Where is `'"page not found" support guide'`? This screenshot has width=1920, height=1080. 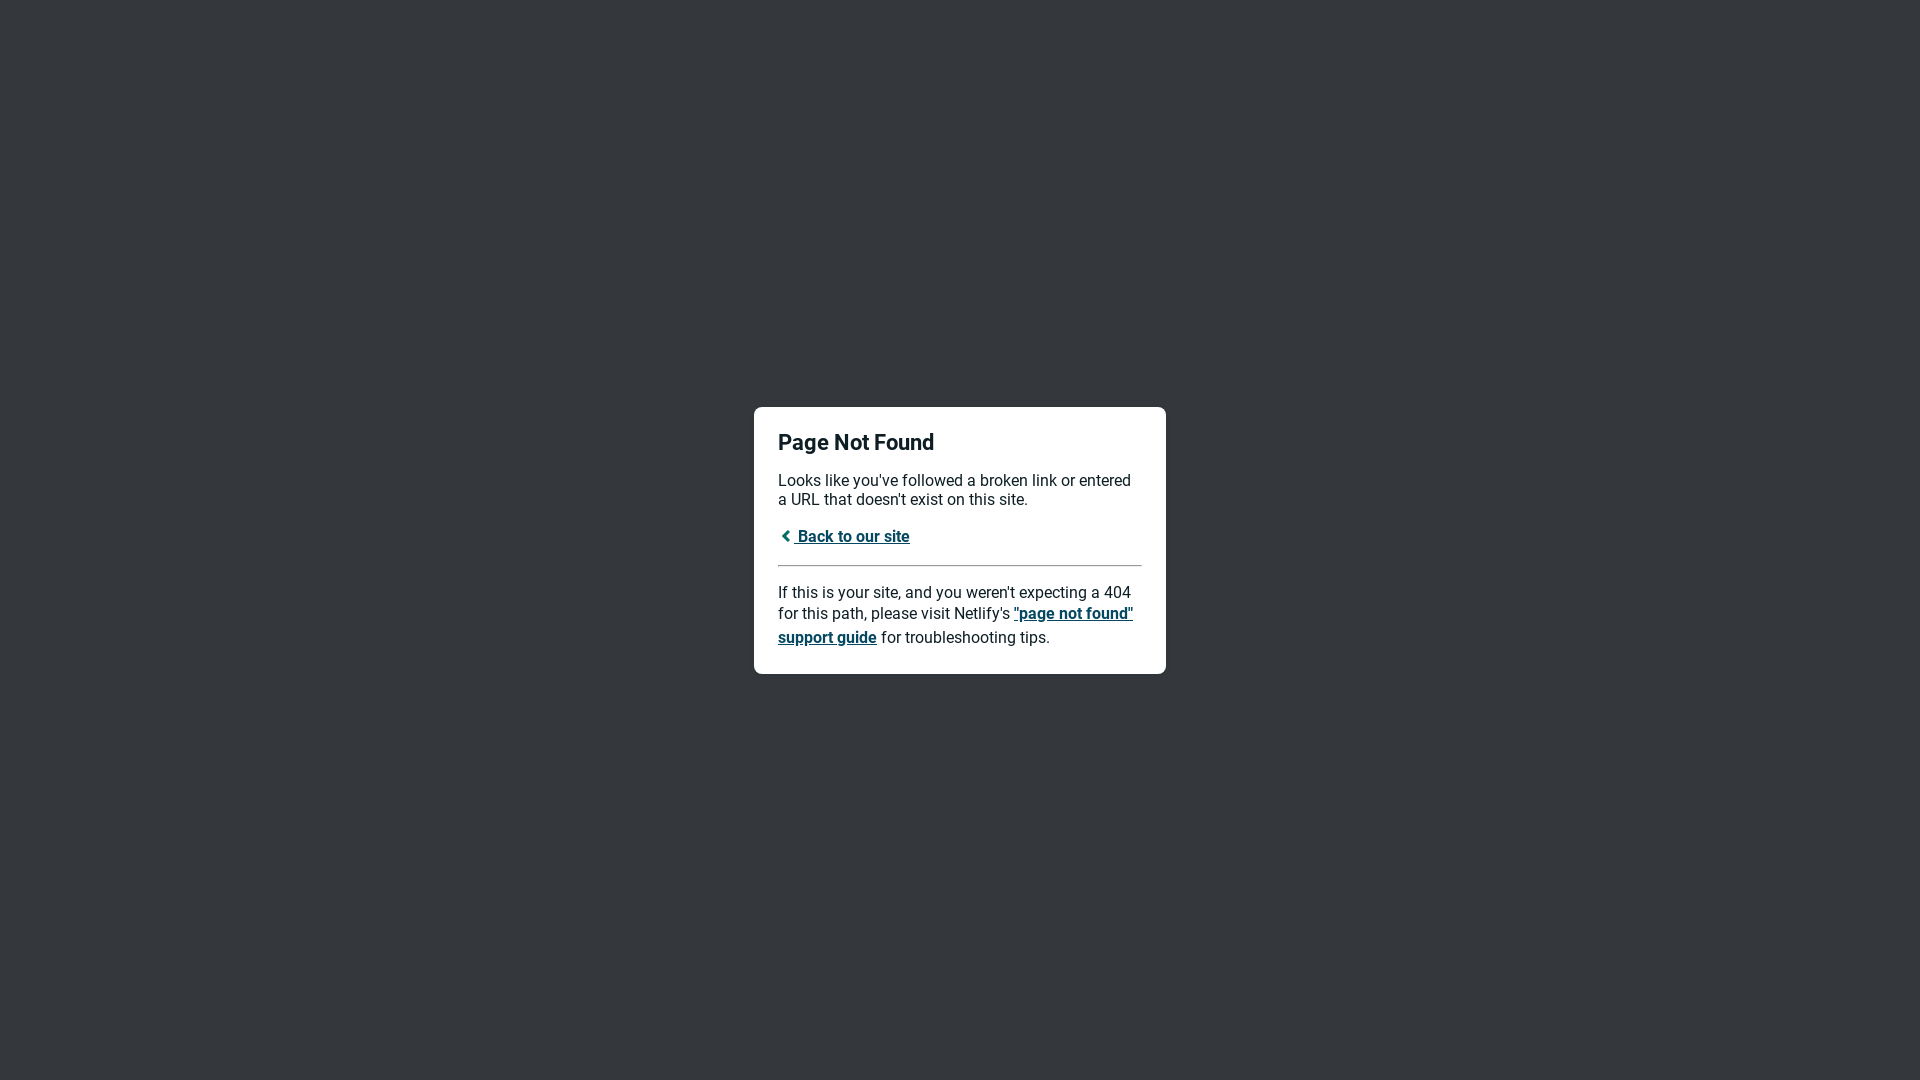 '"page not found" support guide' is located at coordinates (954, 624).